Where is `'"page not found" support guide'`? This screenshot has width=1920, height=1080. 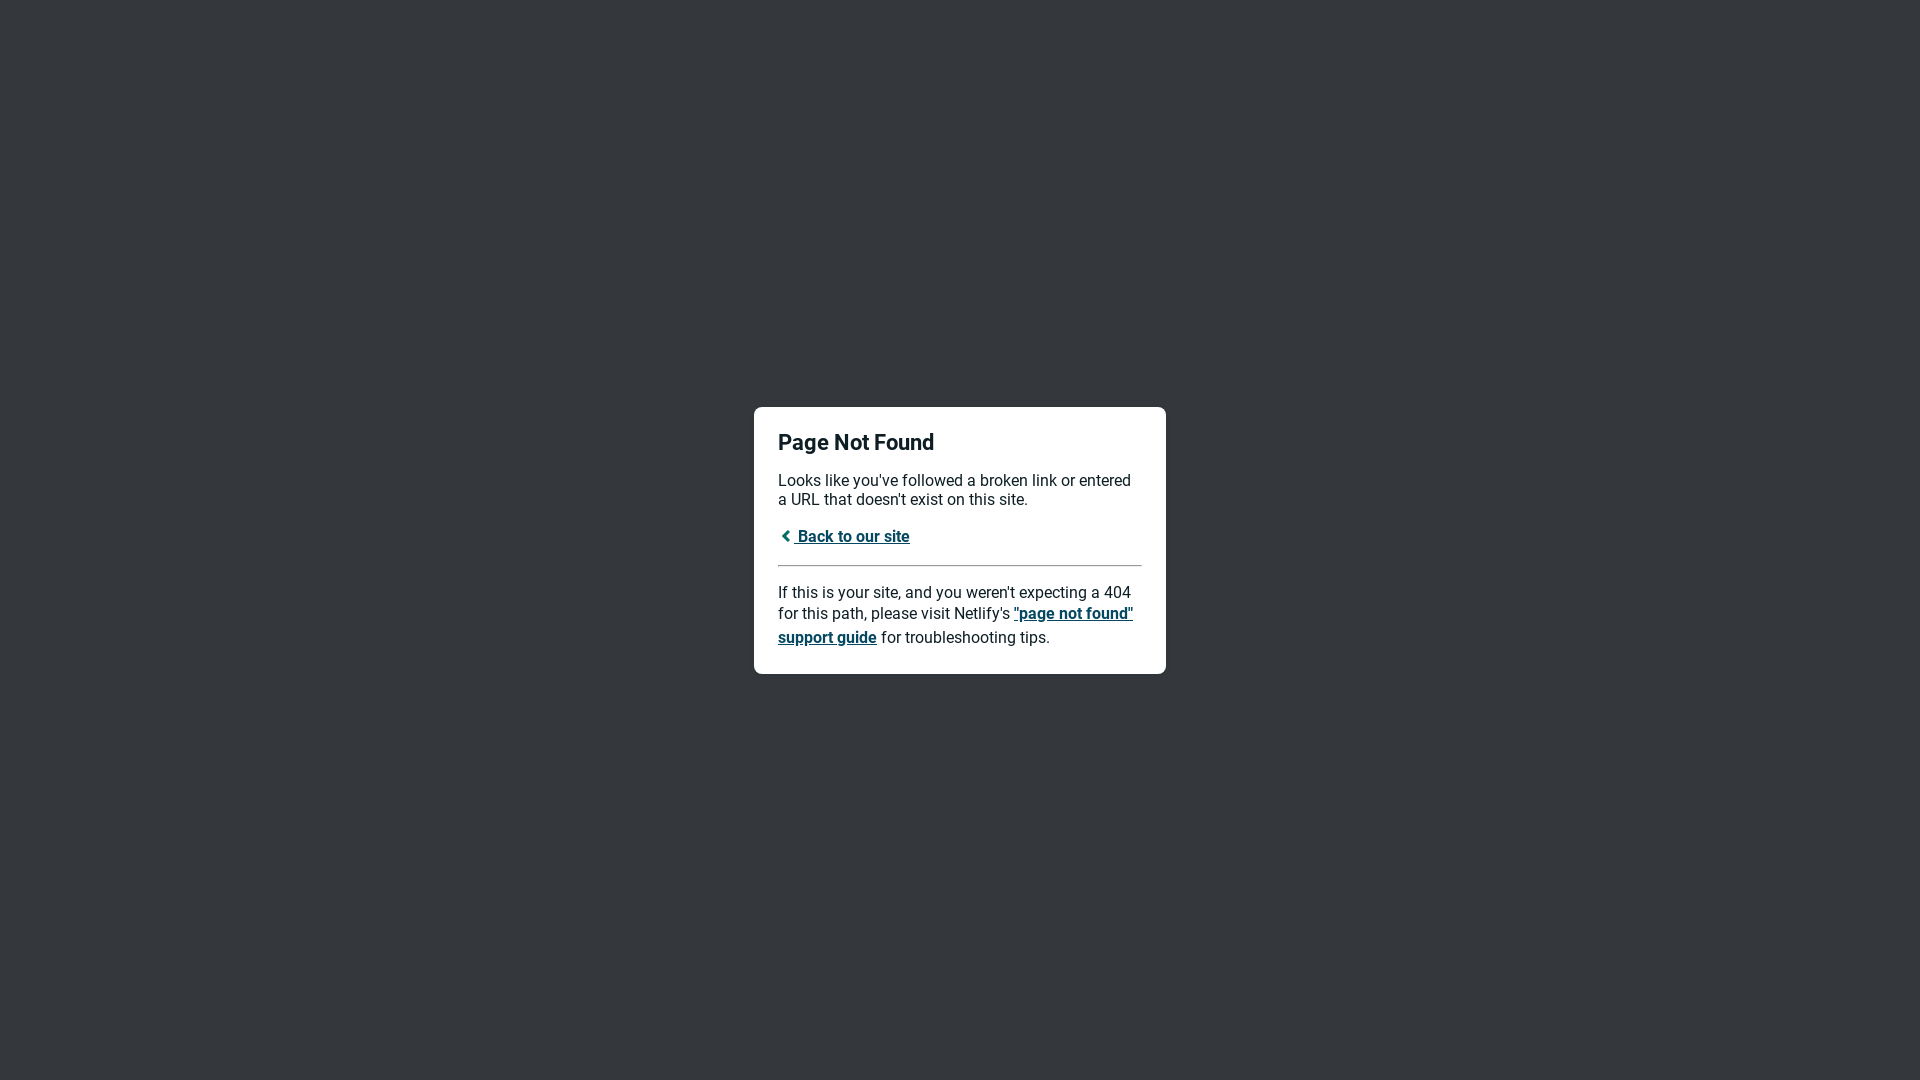 '"page not found" support guide' is located at coordinates (954, 624).